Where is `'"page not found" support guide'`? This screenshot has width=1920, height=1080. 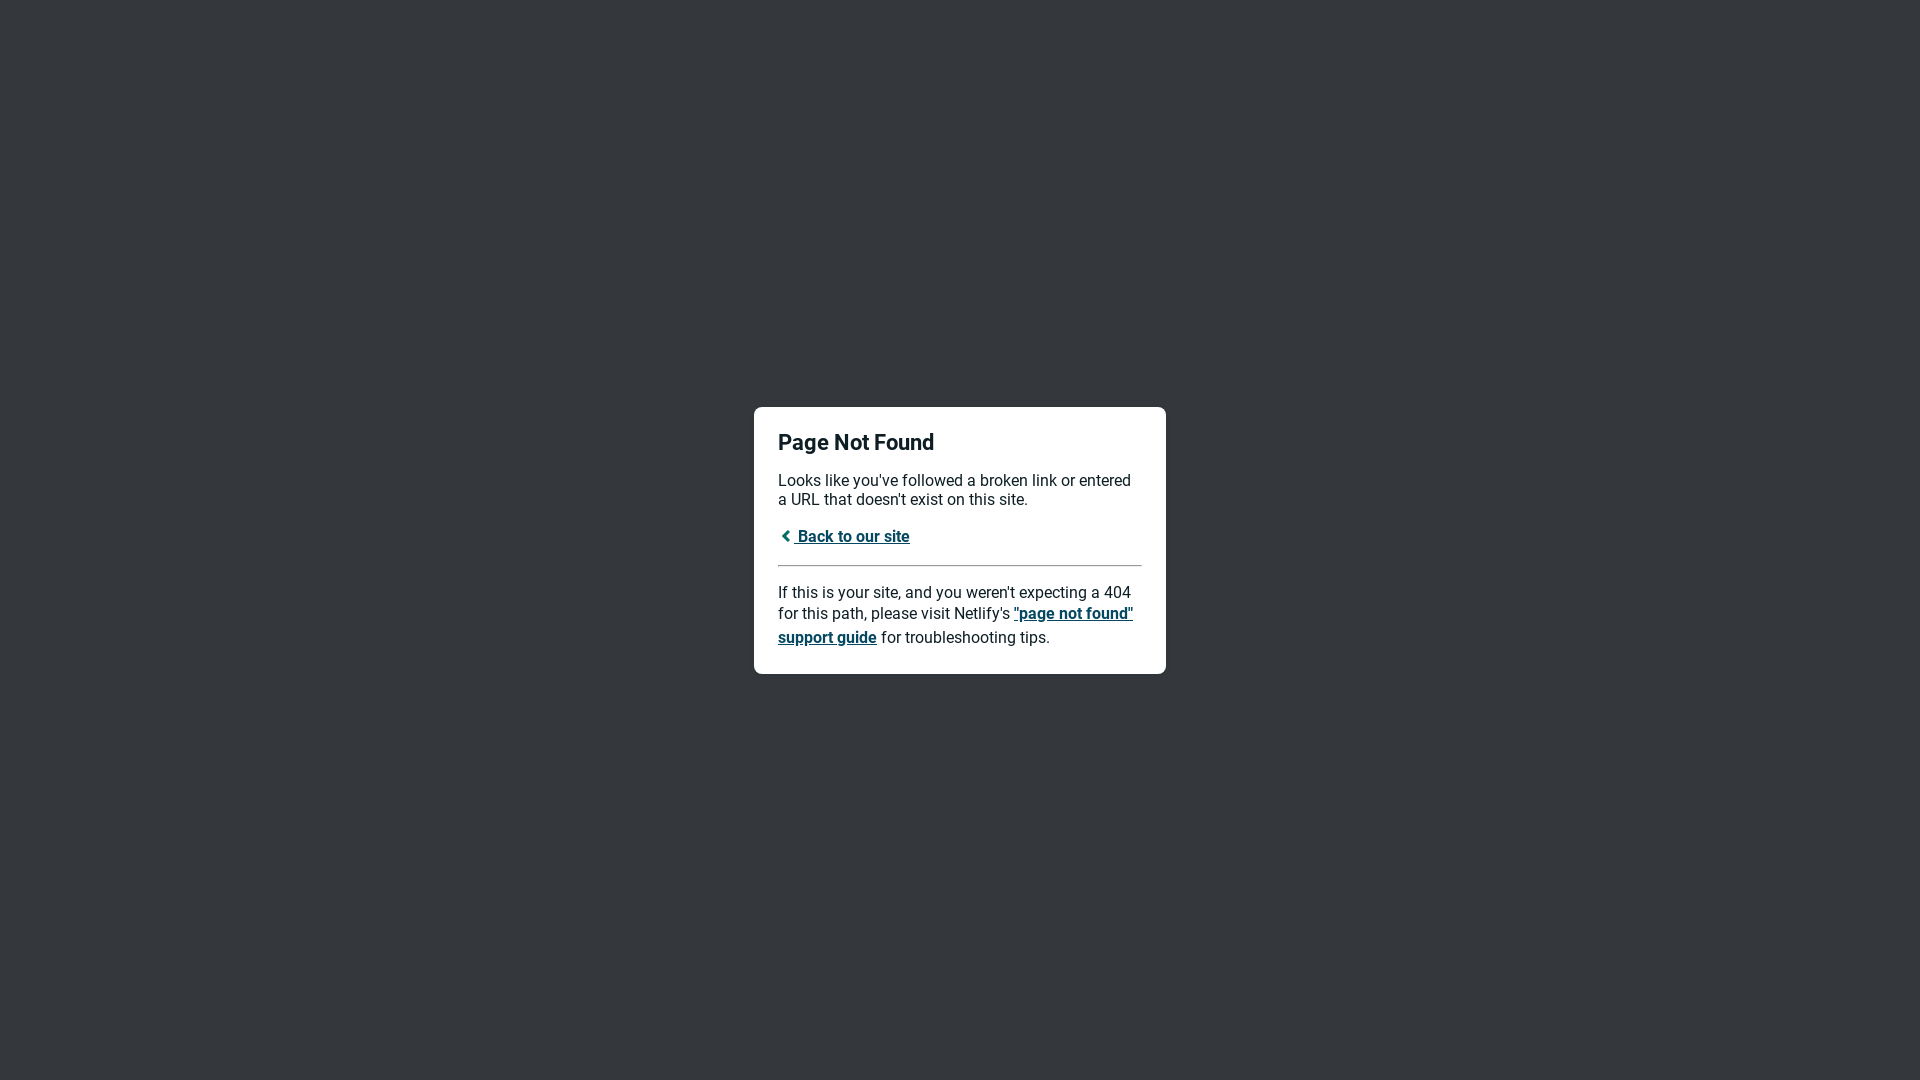 '"page not found" support guide' is located at coordinates (954, 624).